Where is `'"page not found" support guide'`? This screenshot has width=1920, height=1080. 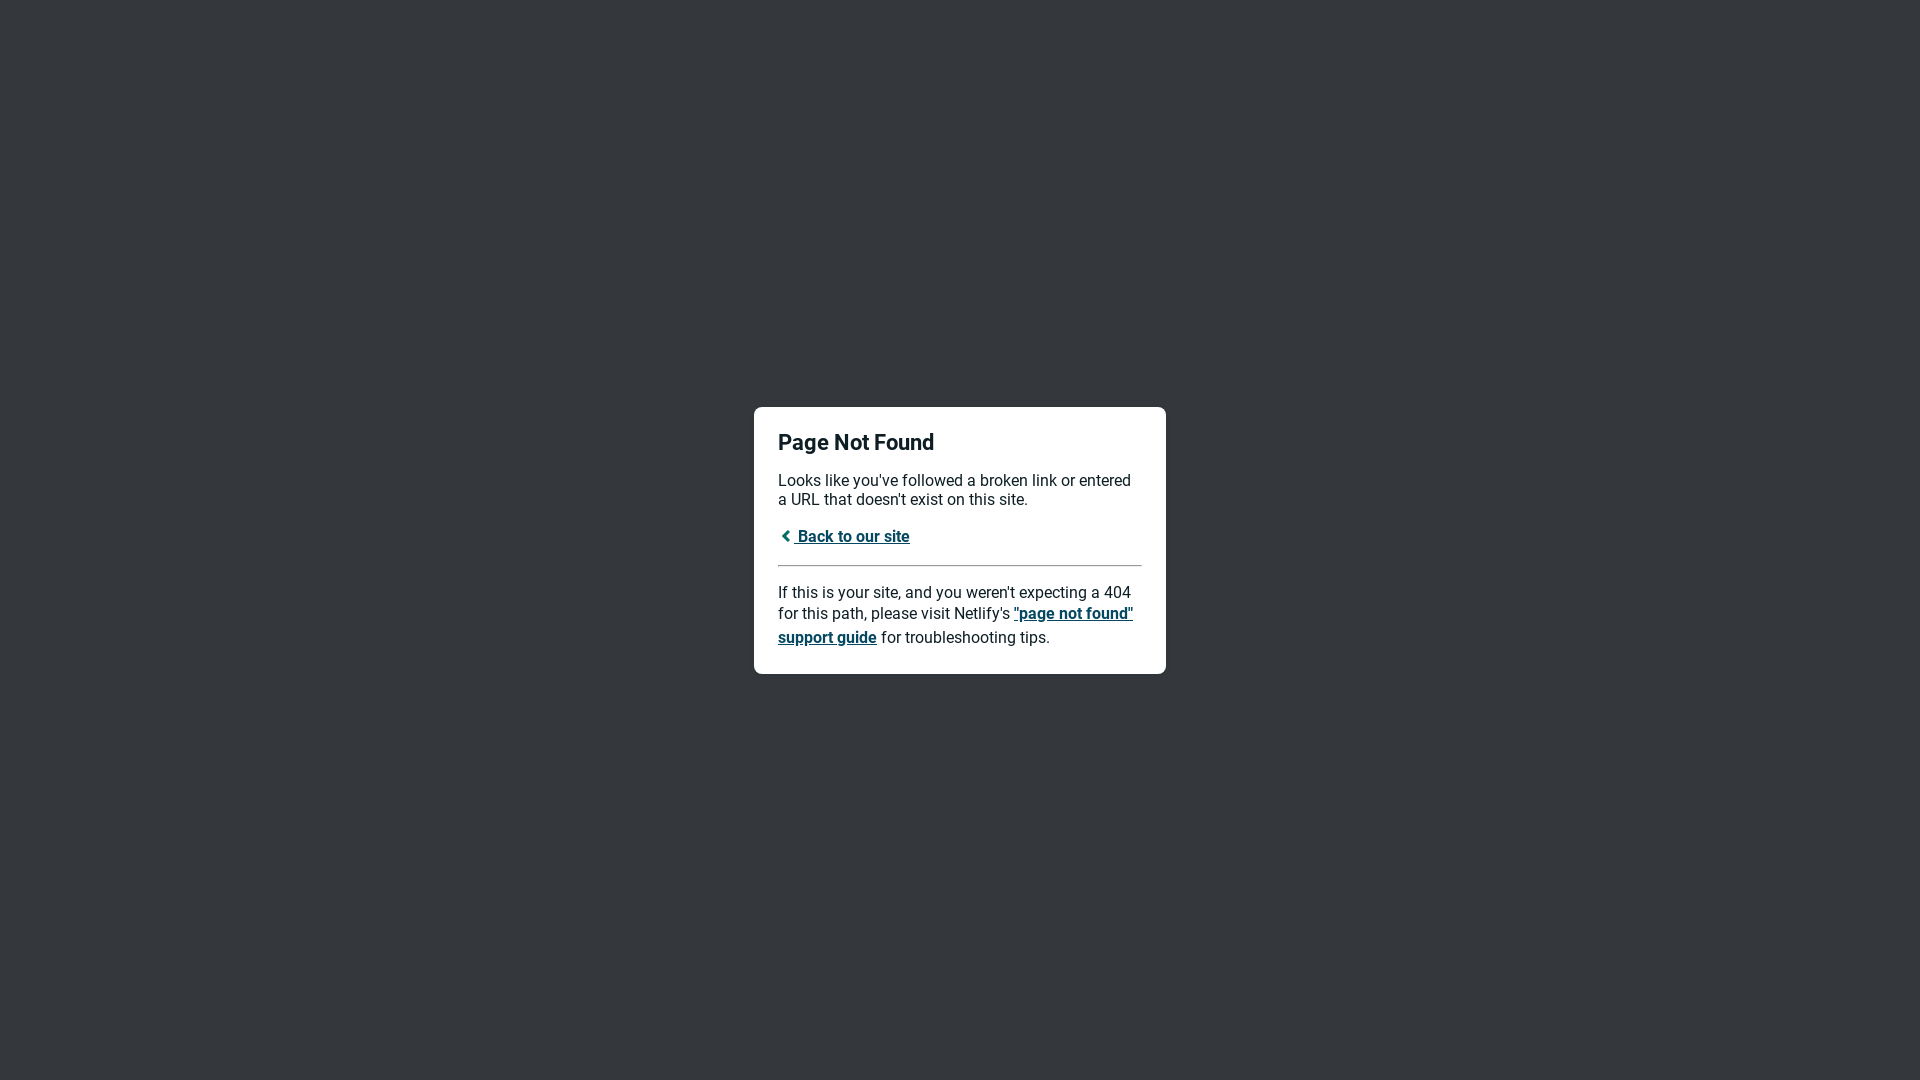 '"page not found" support guide' is located at coordinates (954, 624).